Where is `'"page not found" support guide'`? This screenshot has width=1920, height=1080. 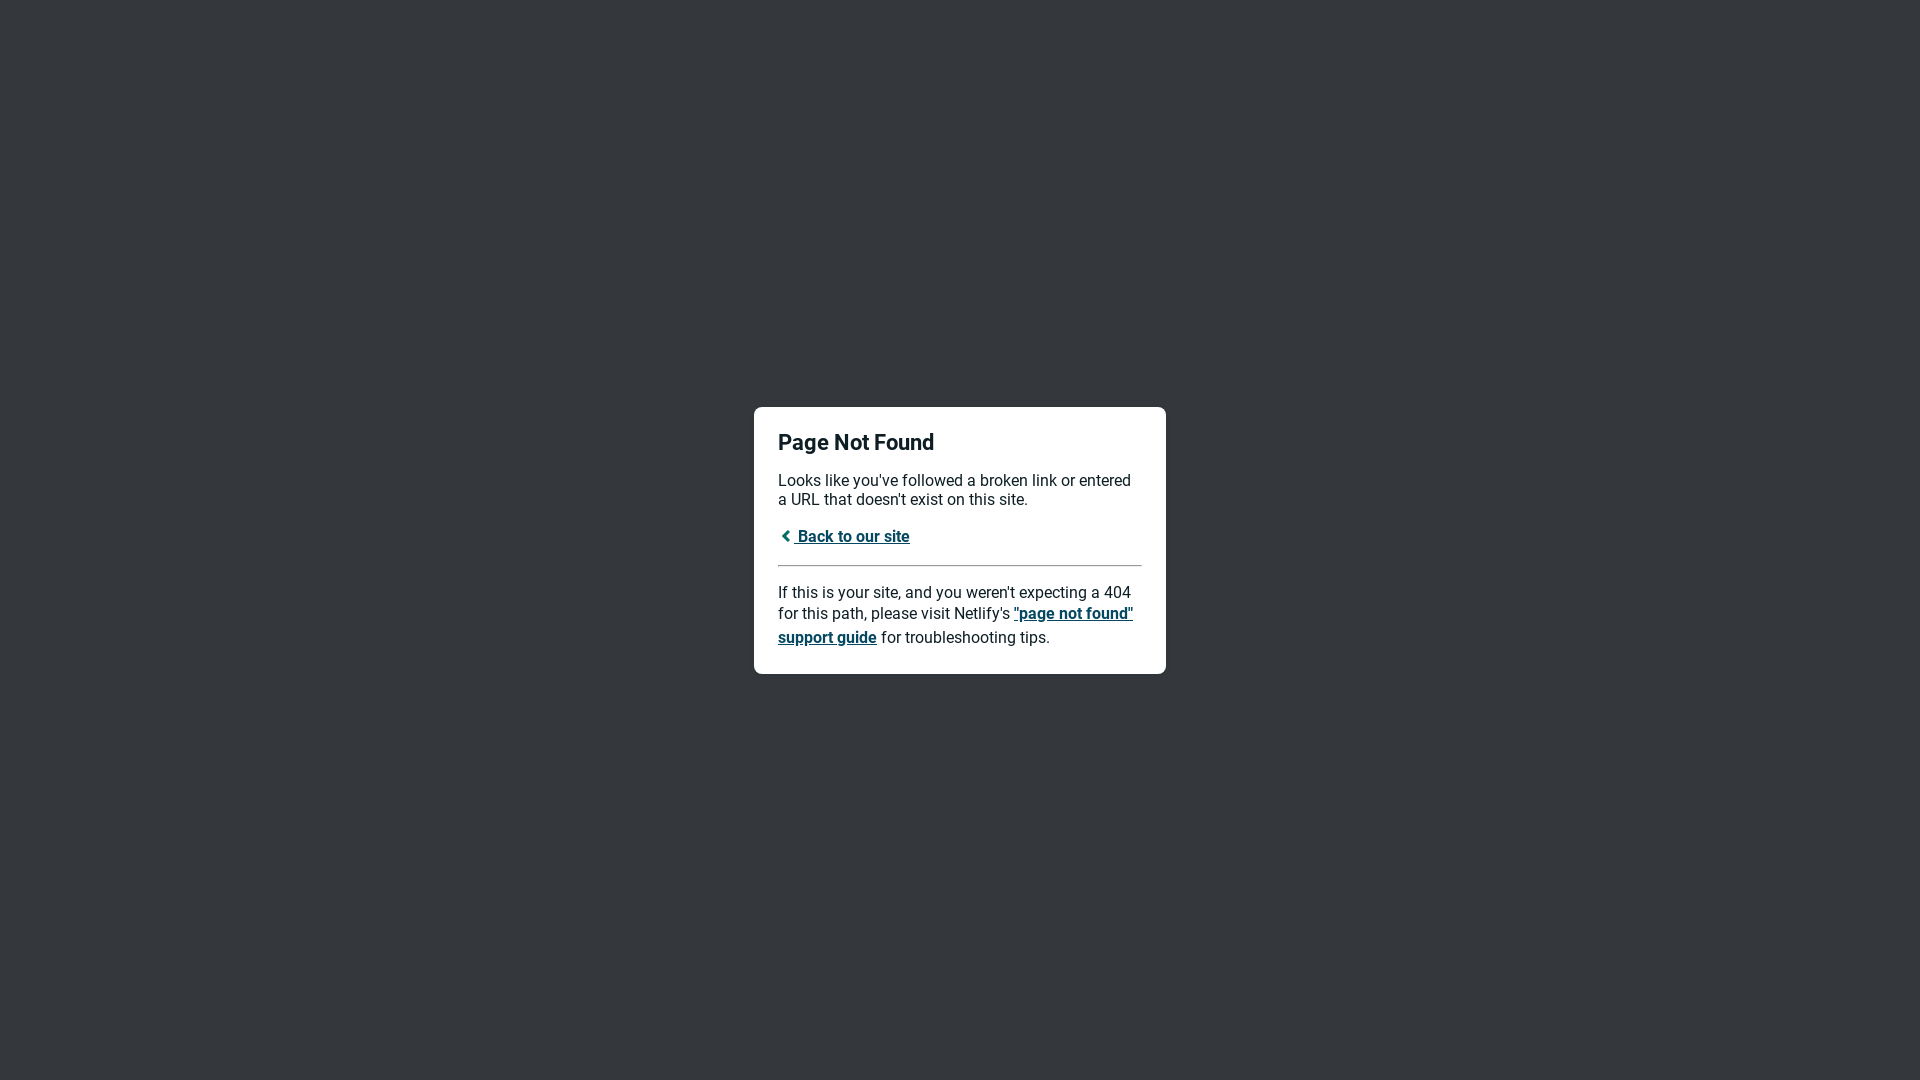 '"page not found" support guide' is located at coordinates (954, 624).